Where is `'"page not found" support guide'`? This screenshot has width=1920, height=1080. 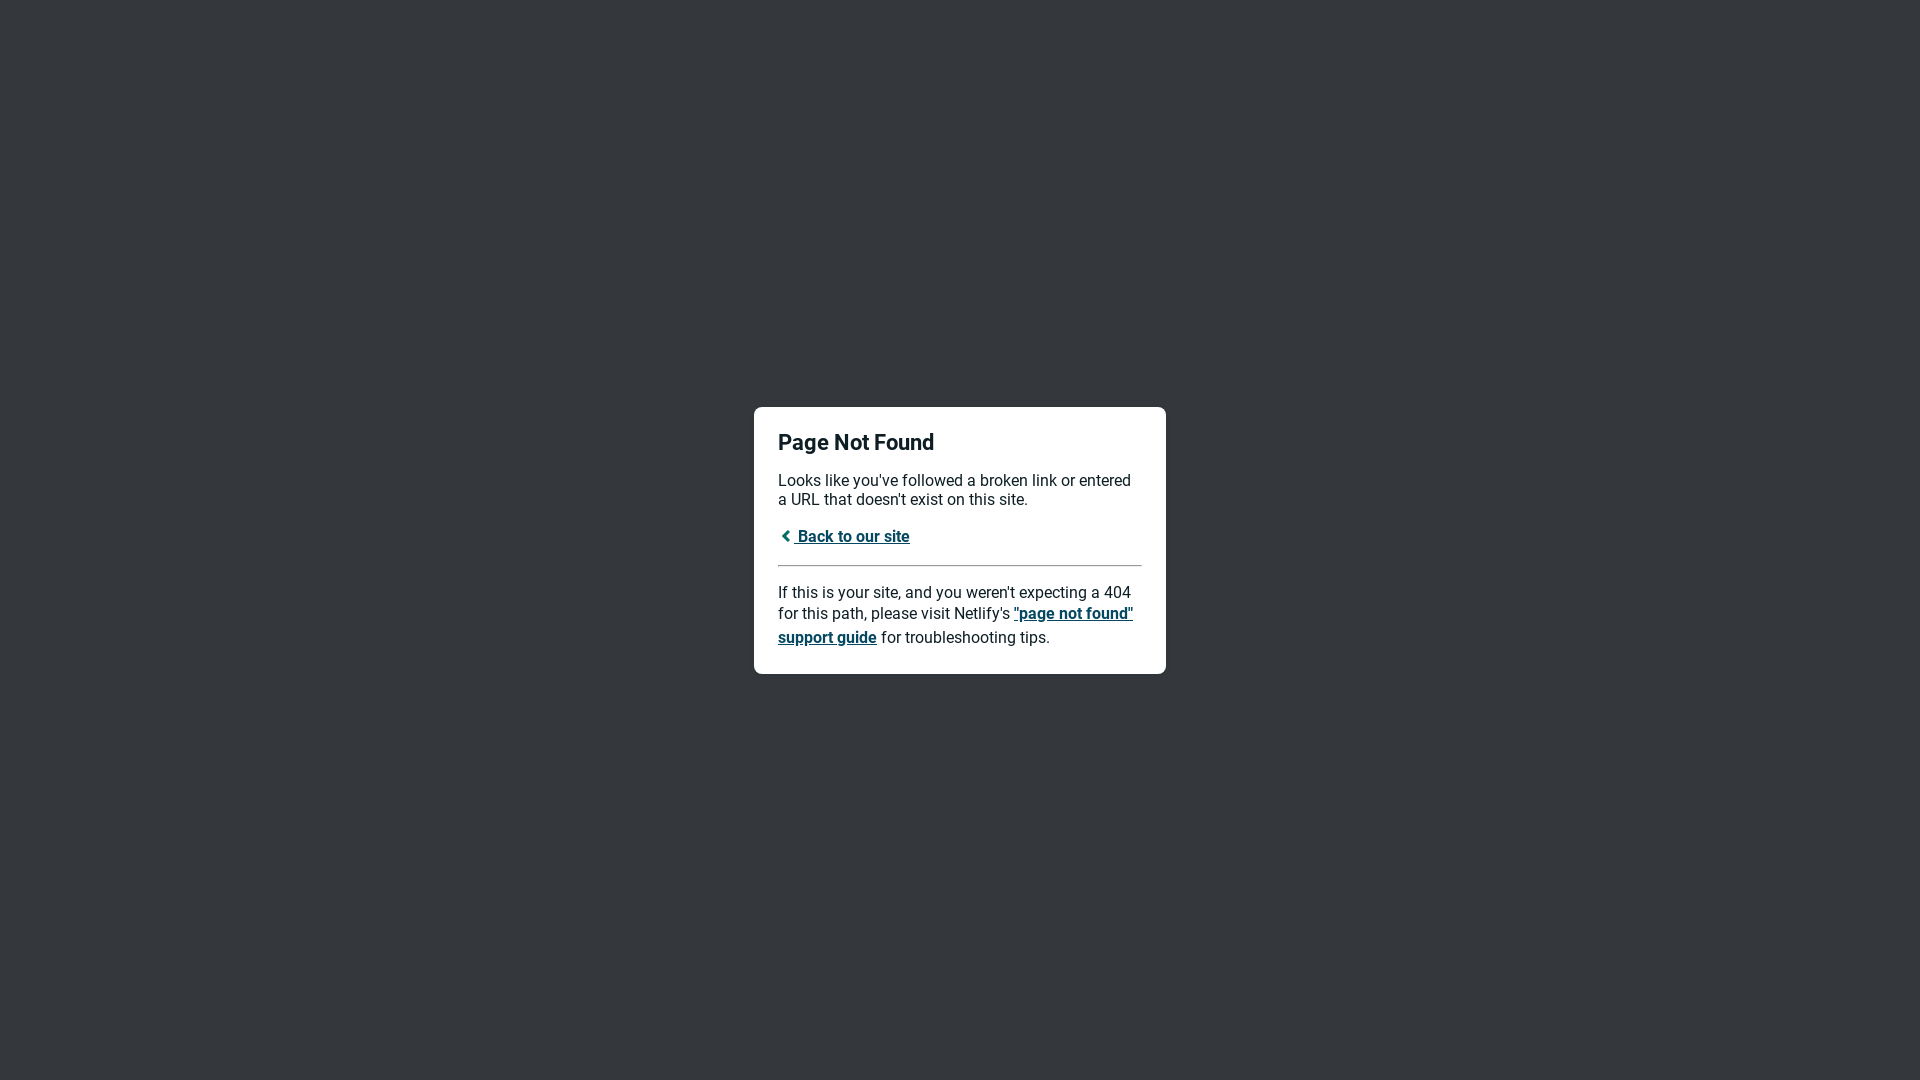 '"page not found" support guide' is located at coordinates (954, 624).